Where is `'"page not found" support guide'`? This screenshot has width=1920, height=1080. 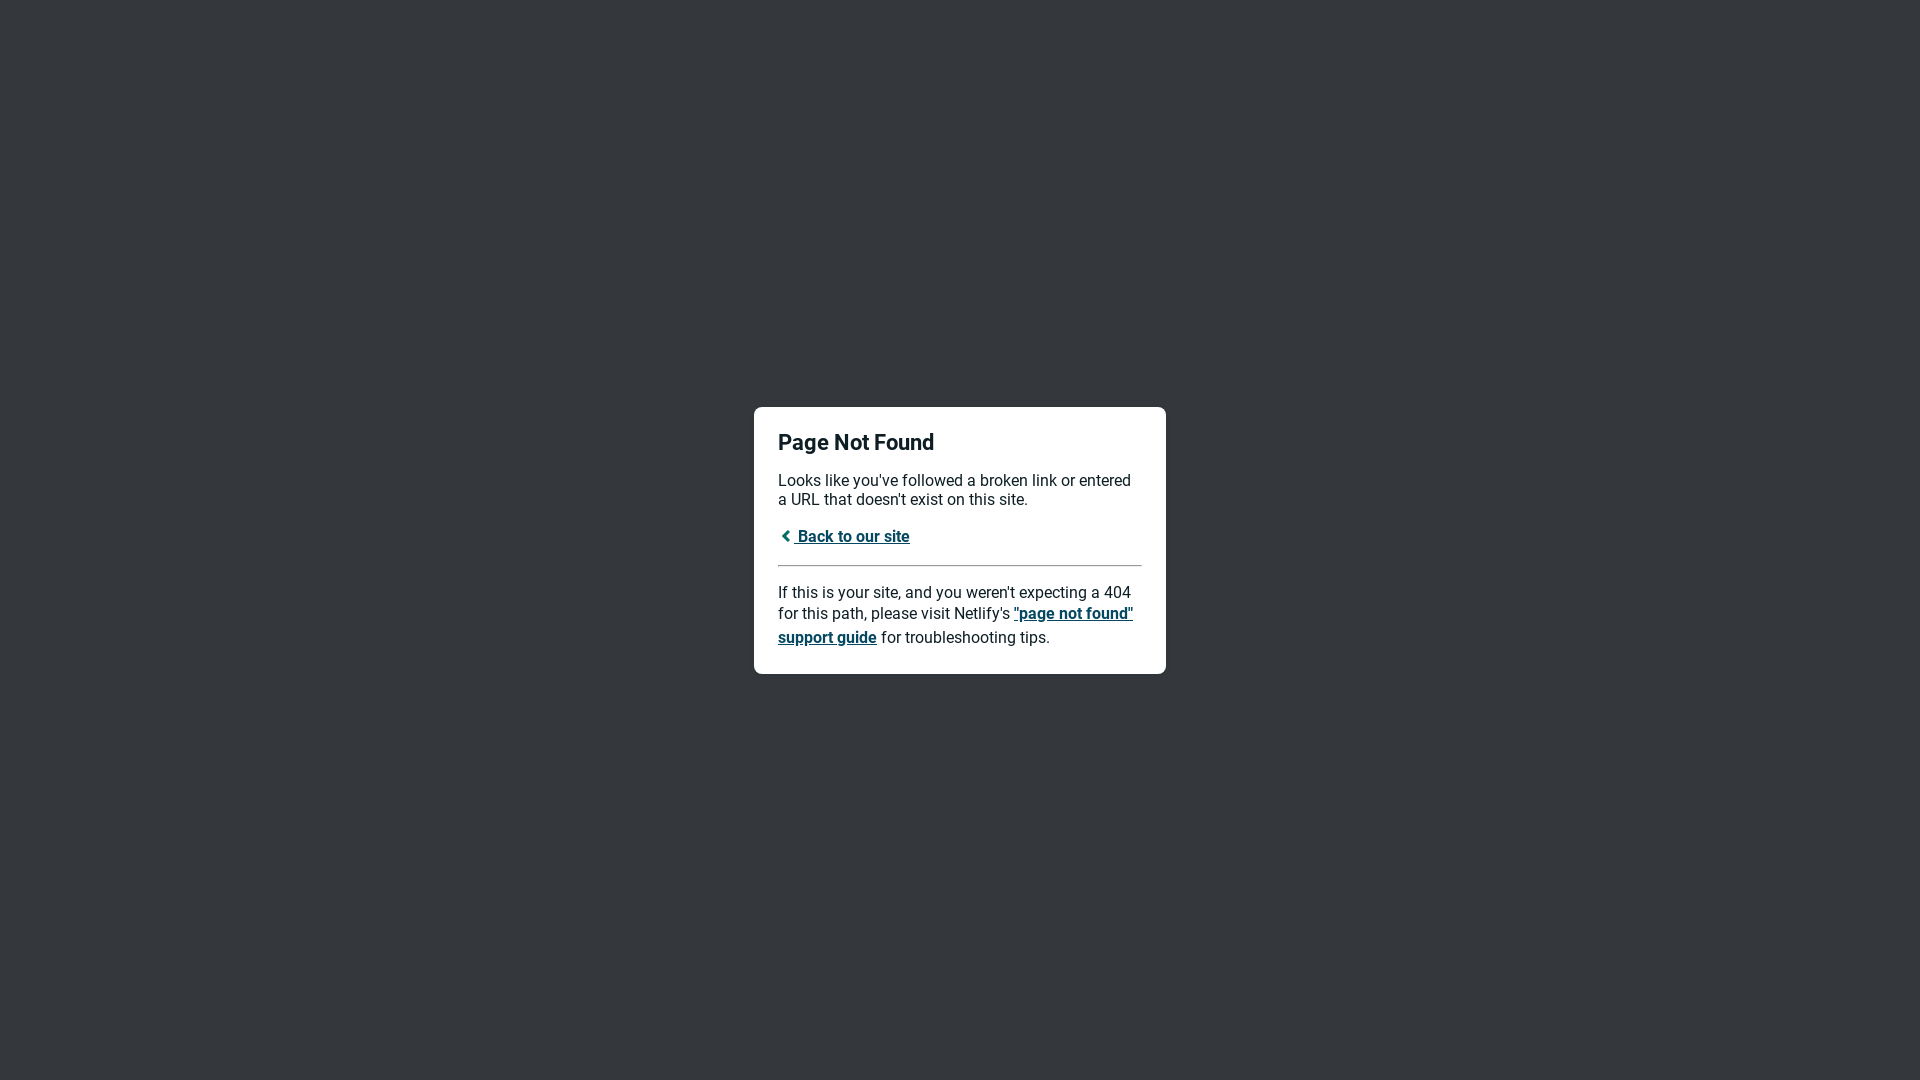 '"page not found" support guide' is located at coordinates (954, 624).